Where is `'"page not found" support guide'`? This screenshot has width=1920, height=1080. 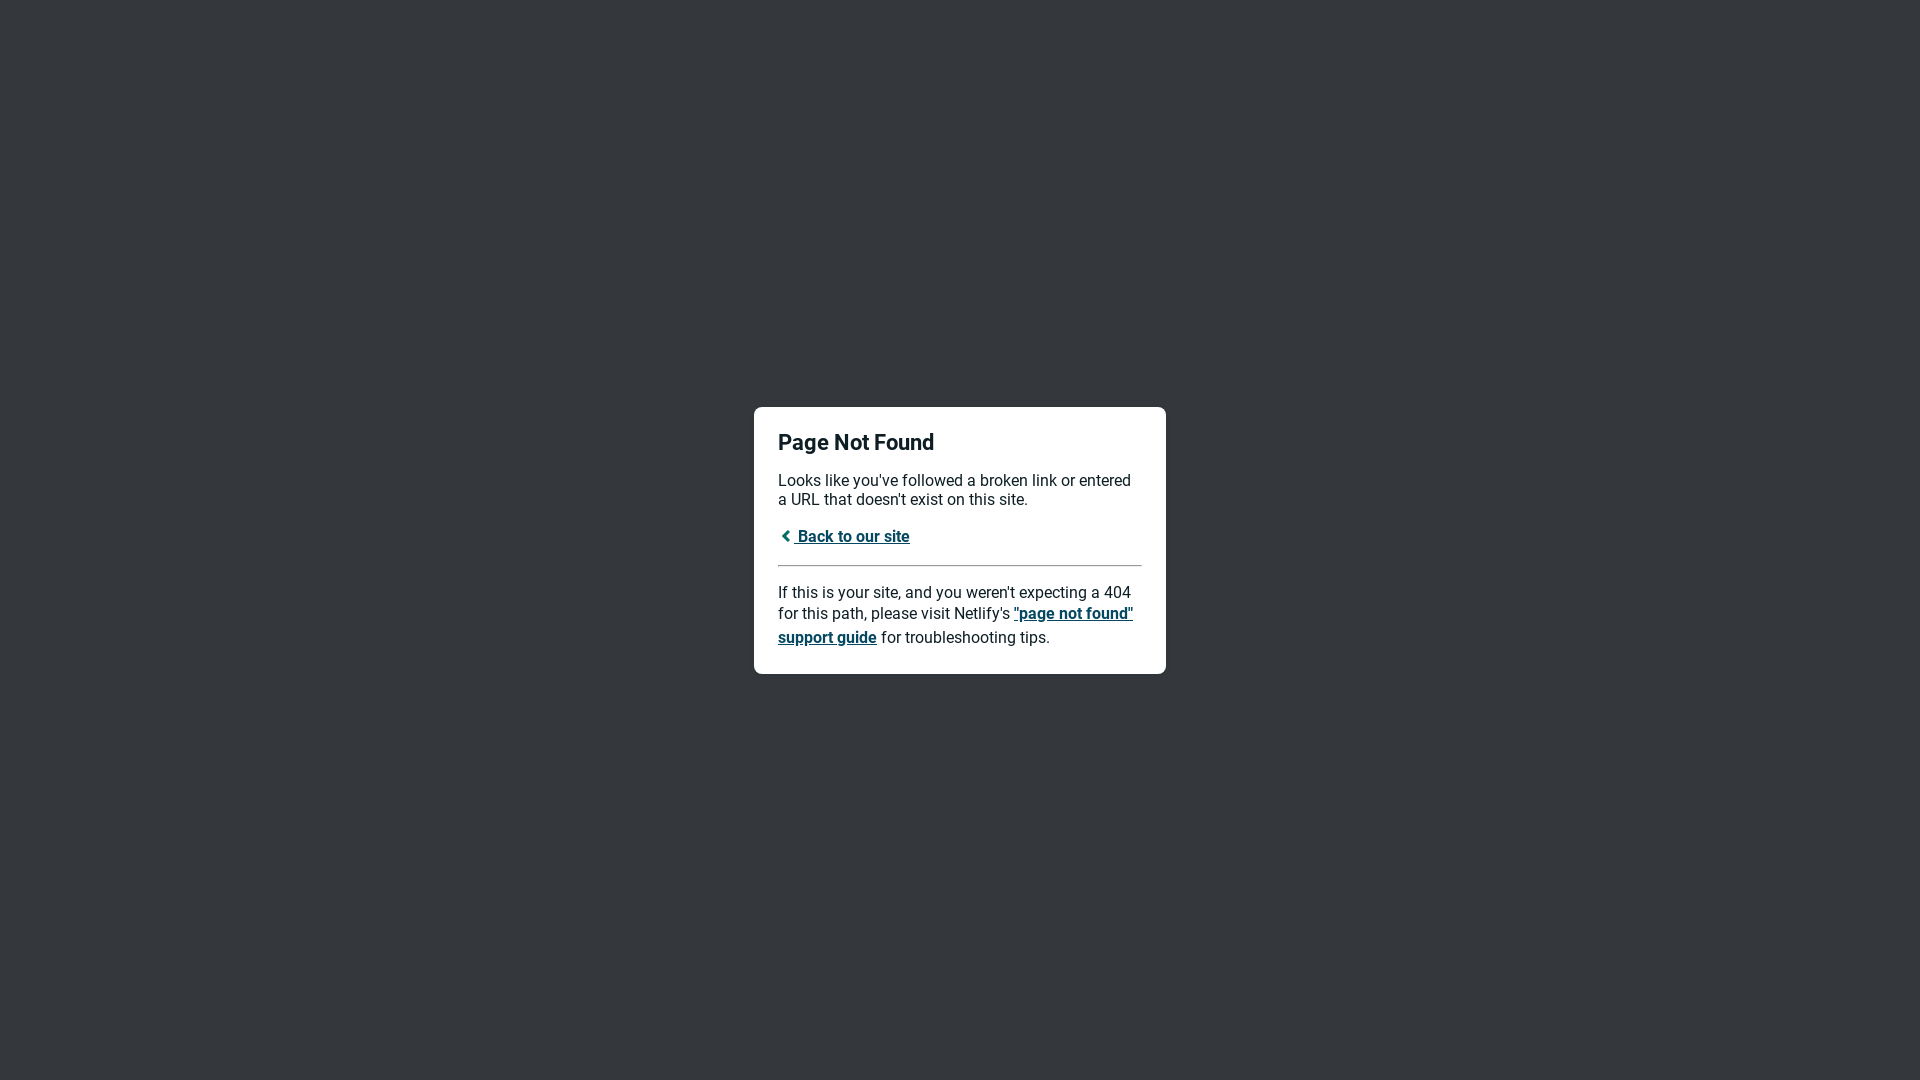 '"page not found" support guide' is located at coordinates (954, 624).